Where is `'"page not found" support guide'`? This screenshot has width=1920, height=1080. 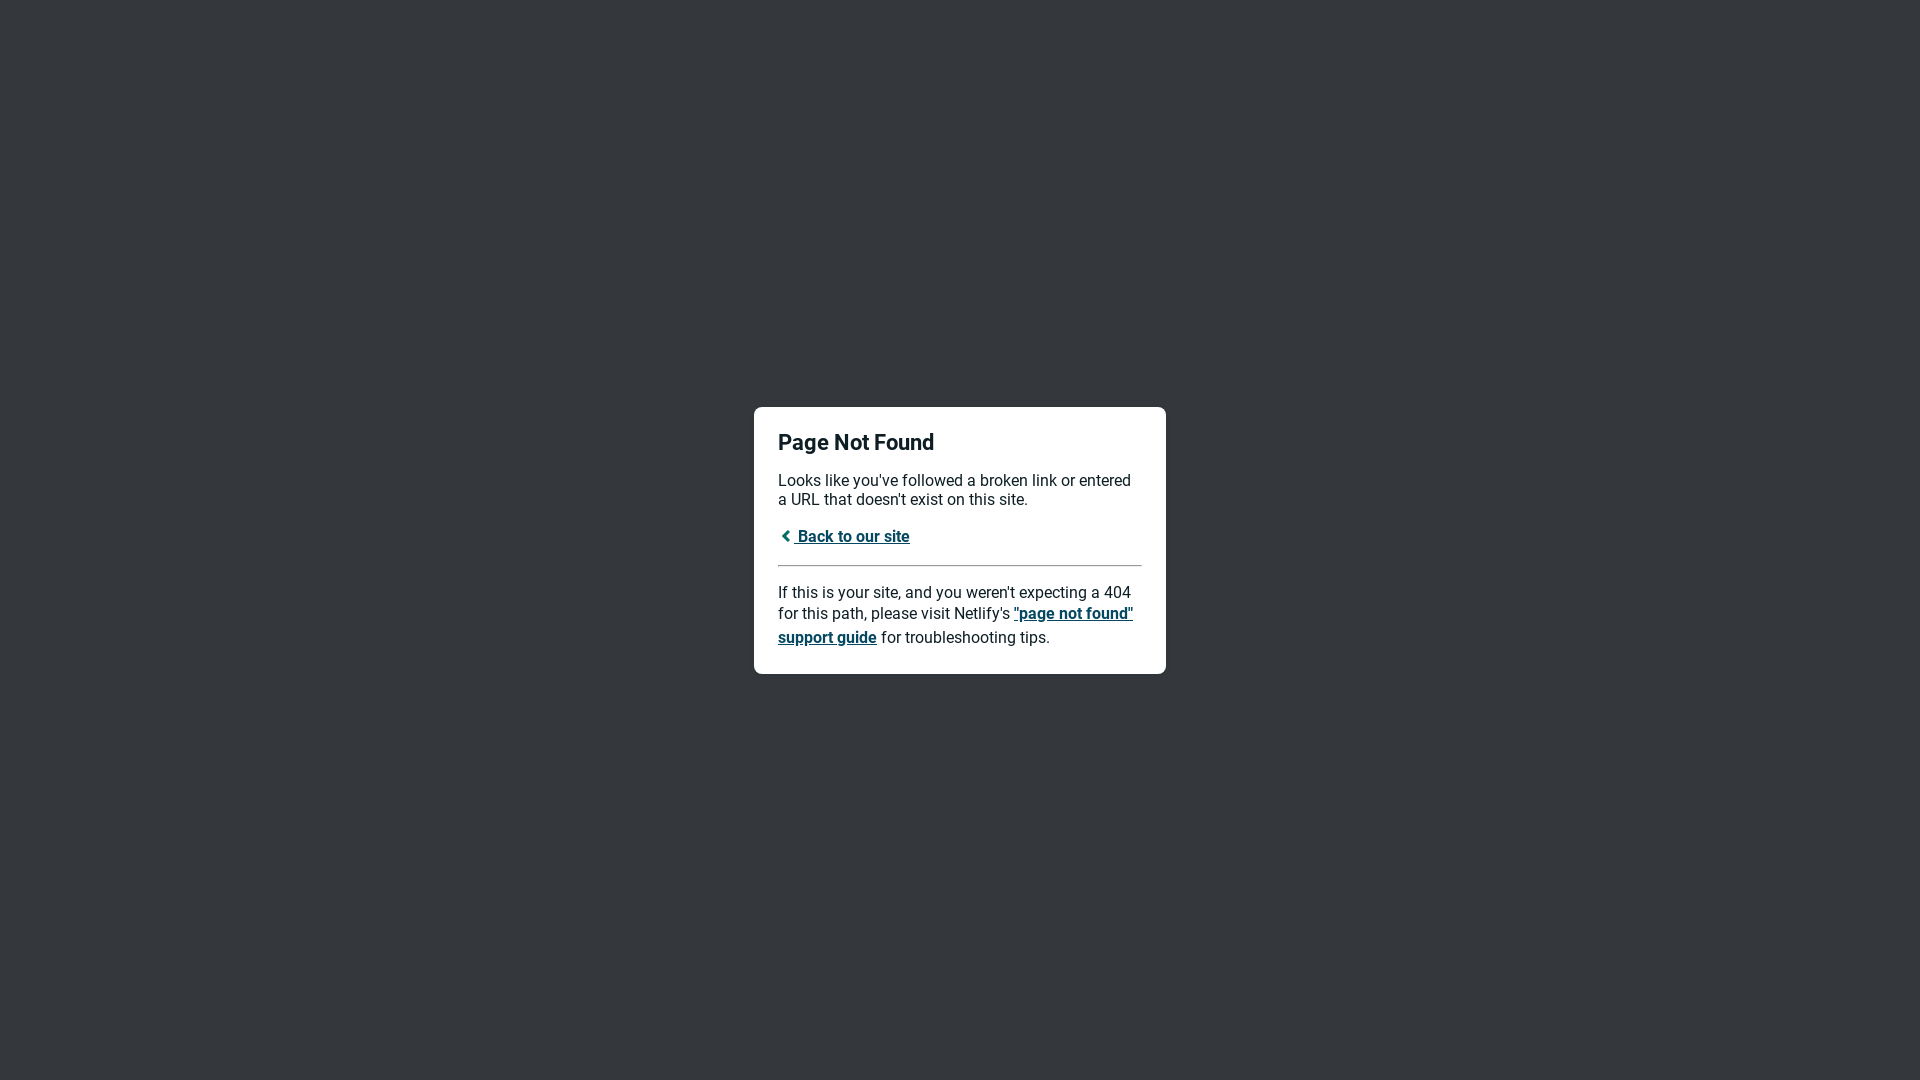 '"page not found" support guide' is located at coordinates (954, 624).